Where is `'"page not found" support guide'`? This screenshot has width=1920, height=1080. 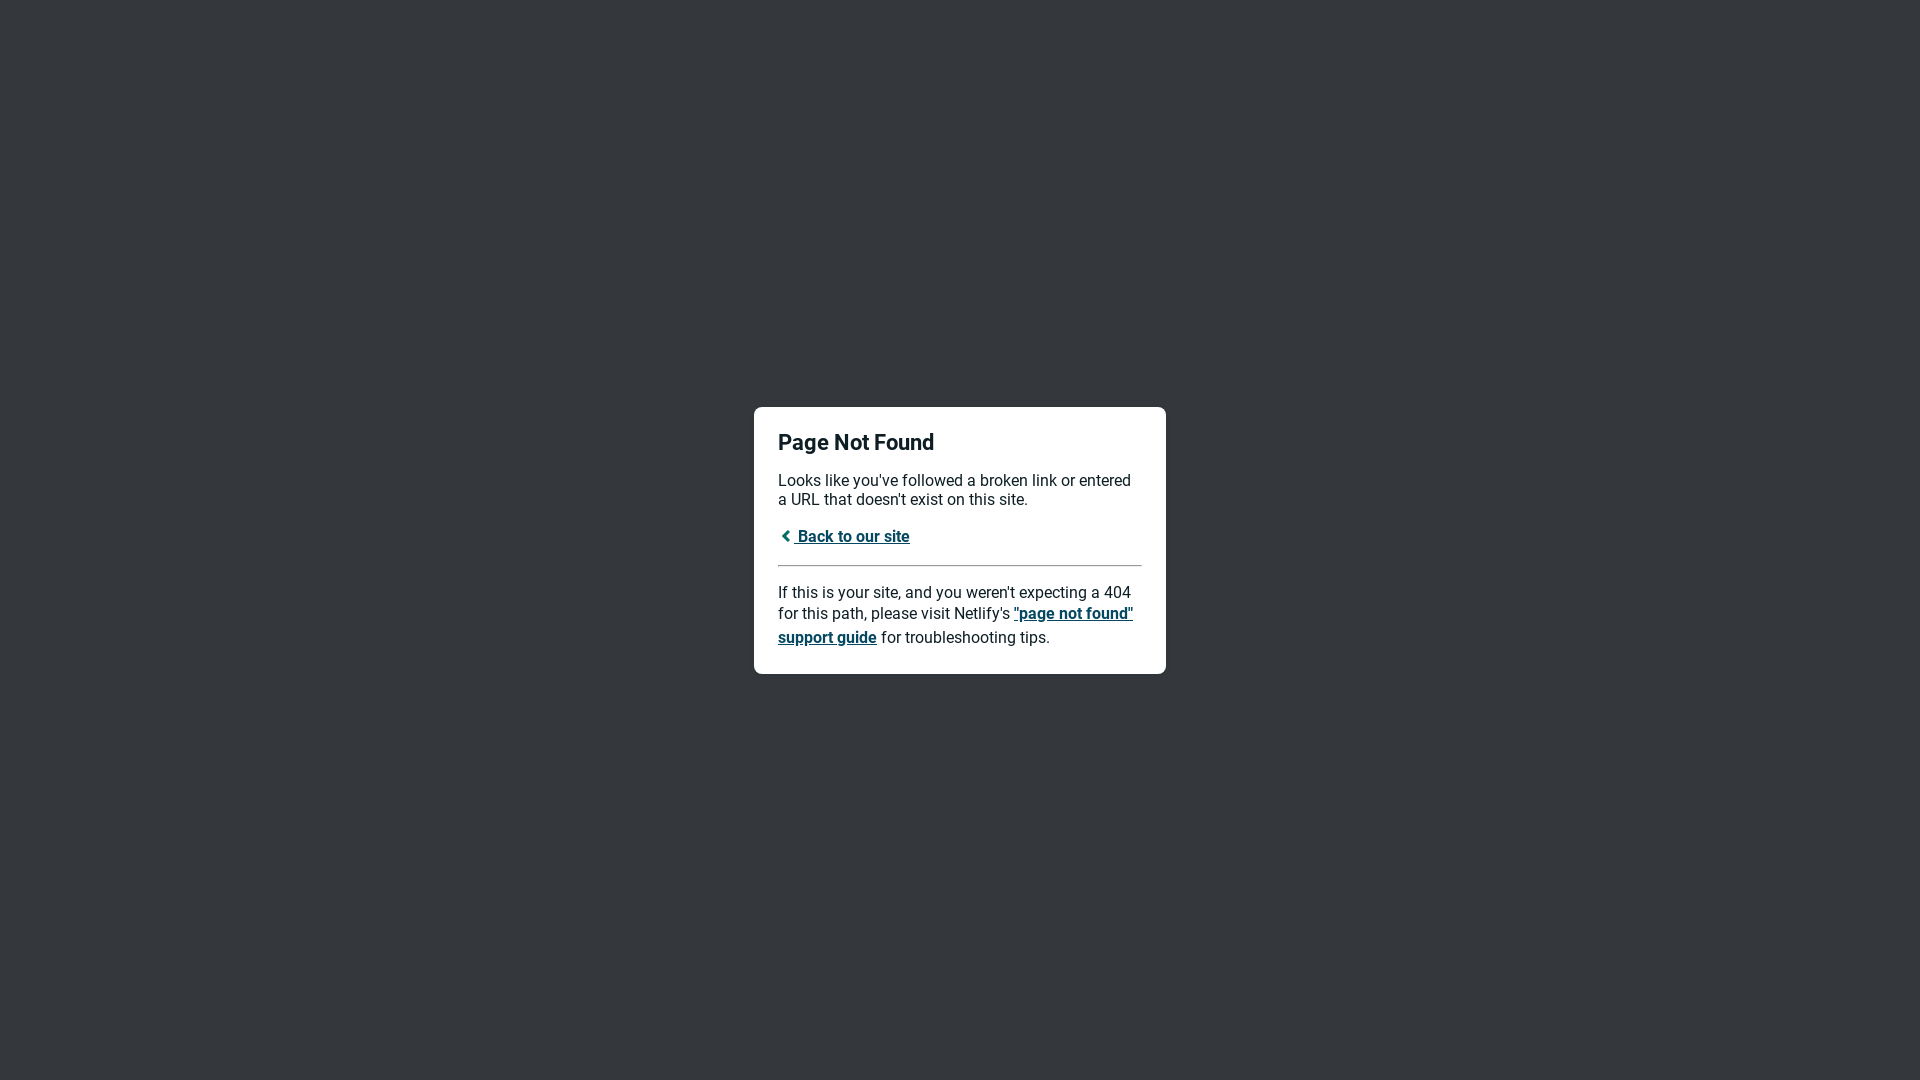 '"page not found" support guide' is located at coordinates (954, 624).